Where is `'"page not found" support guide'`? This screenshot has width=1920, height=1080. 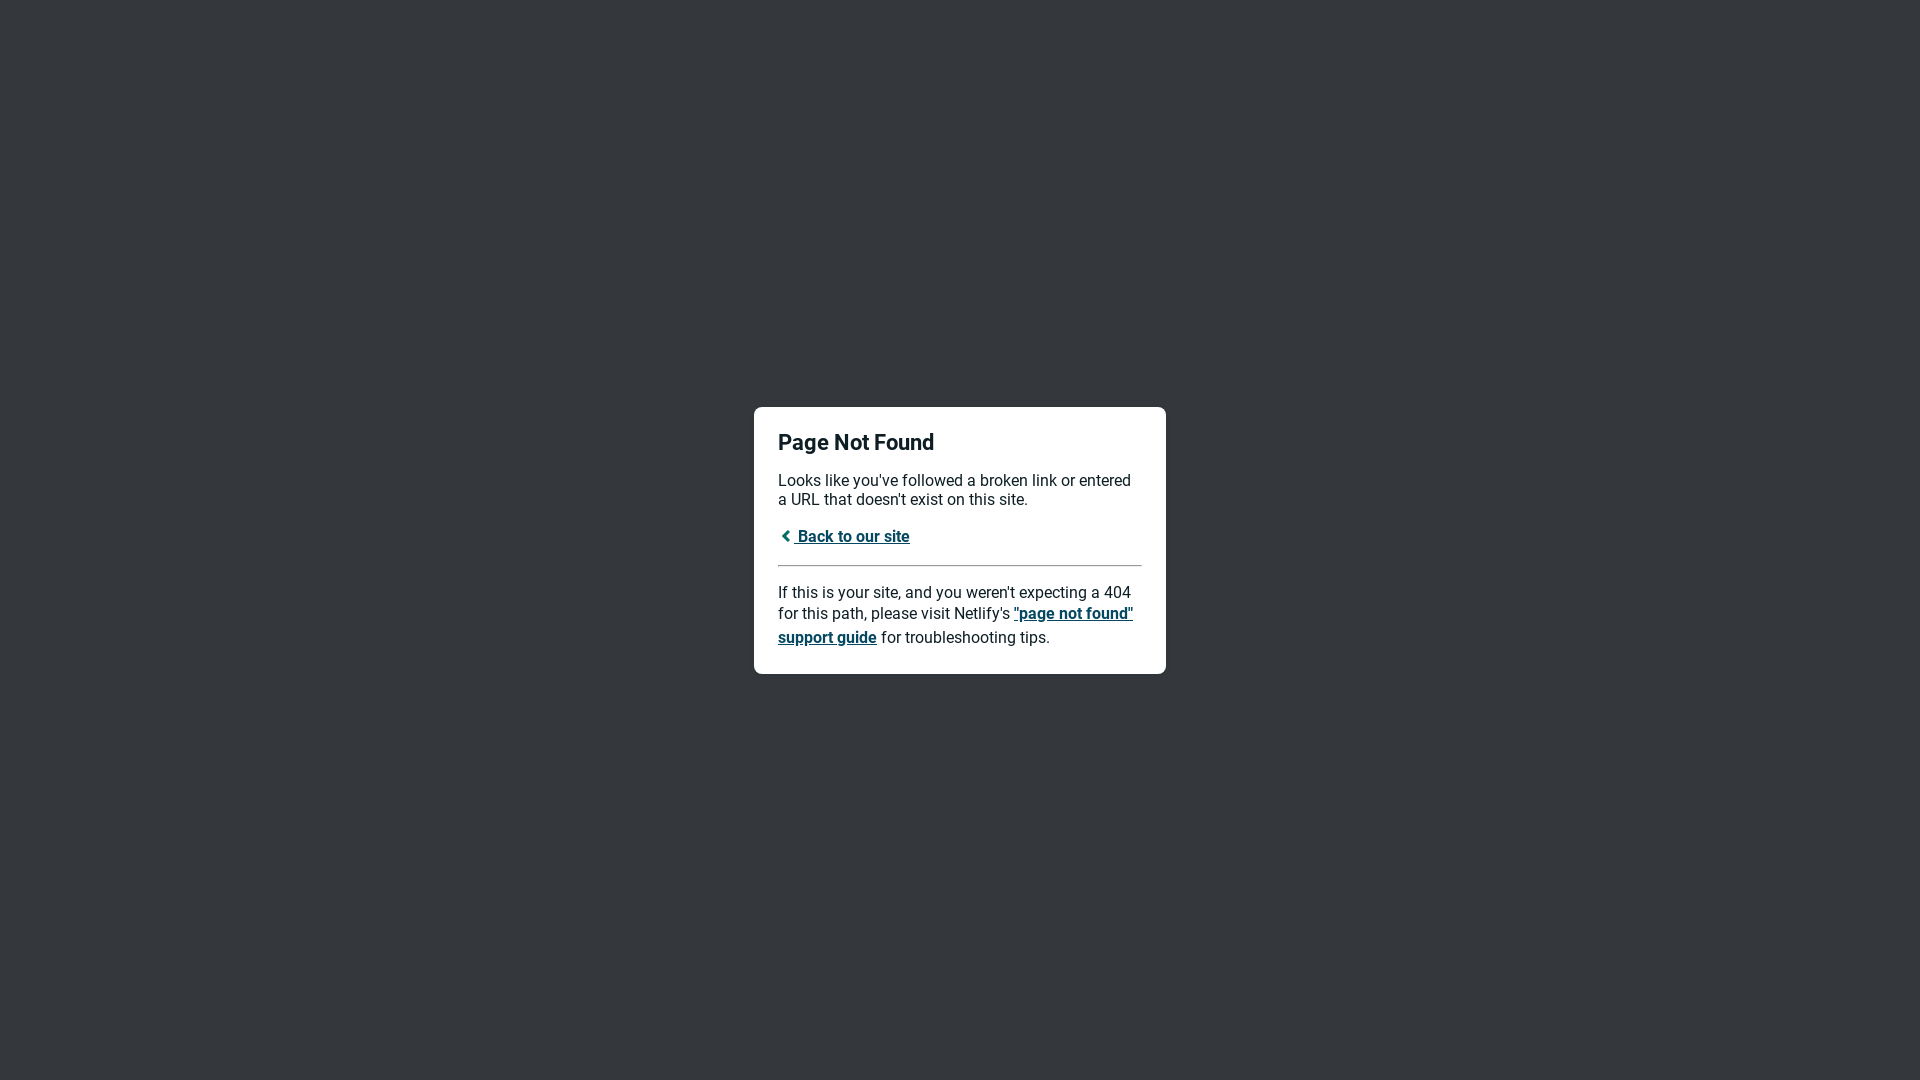 '"page not found" support guide' is located at coordinates (954, 624).